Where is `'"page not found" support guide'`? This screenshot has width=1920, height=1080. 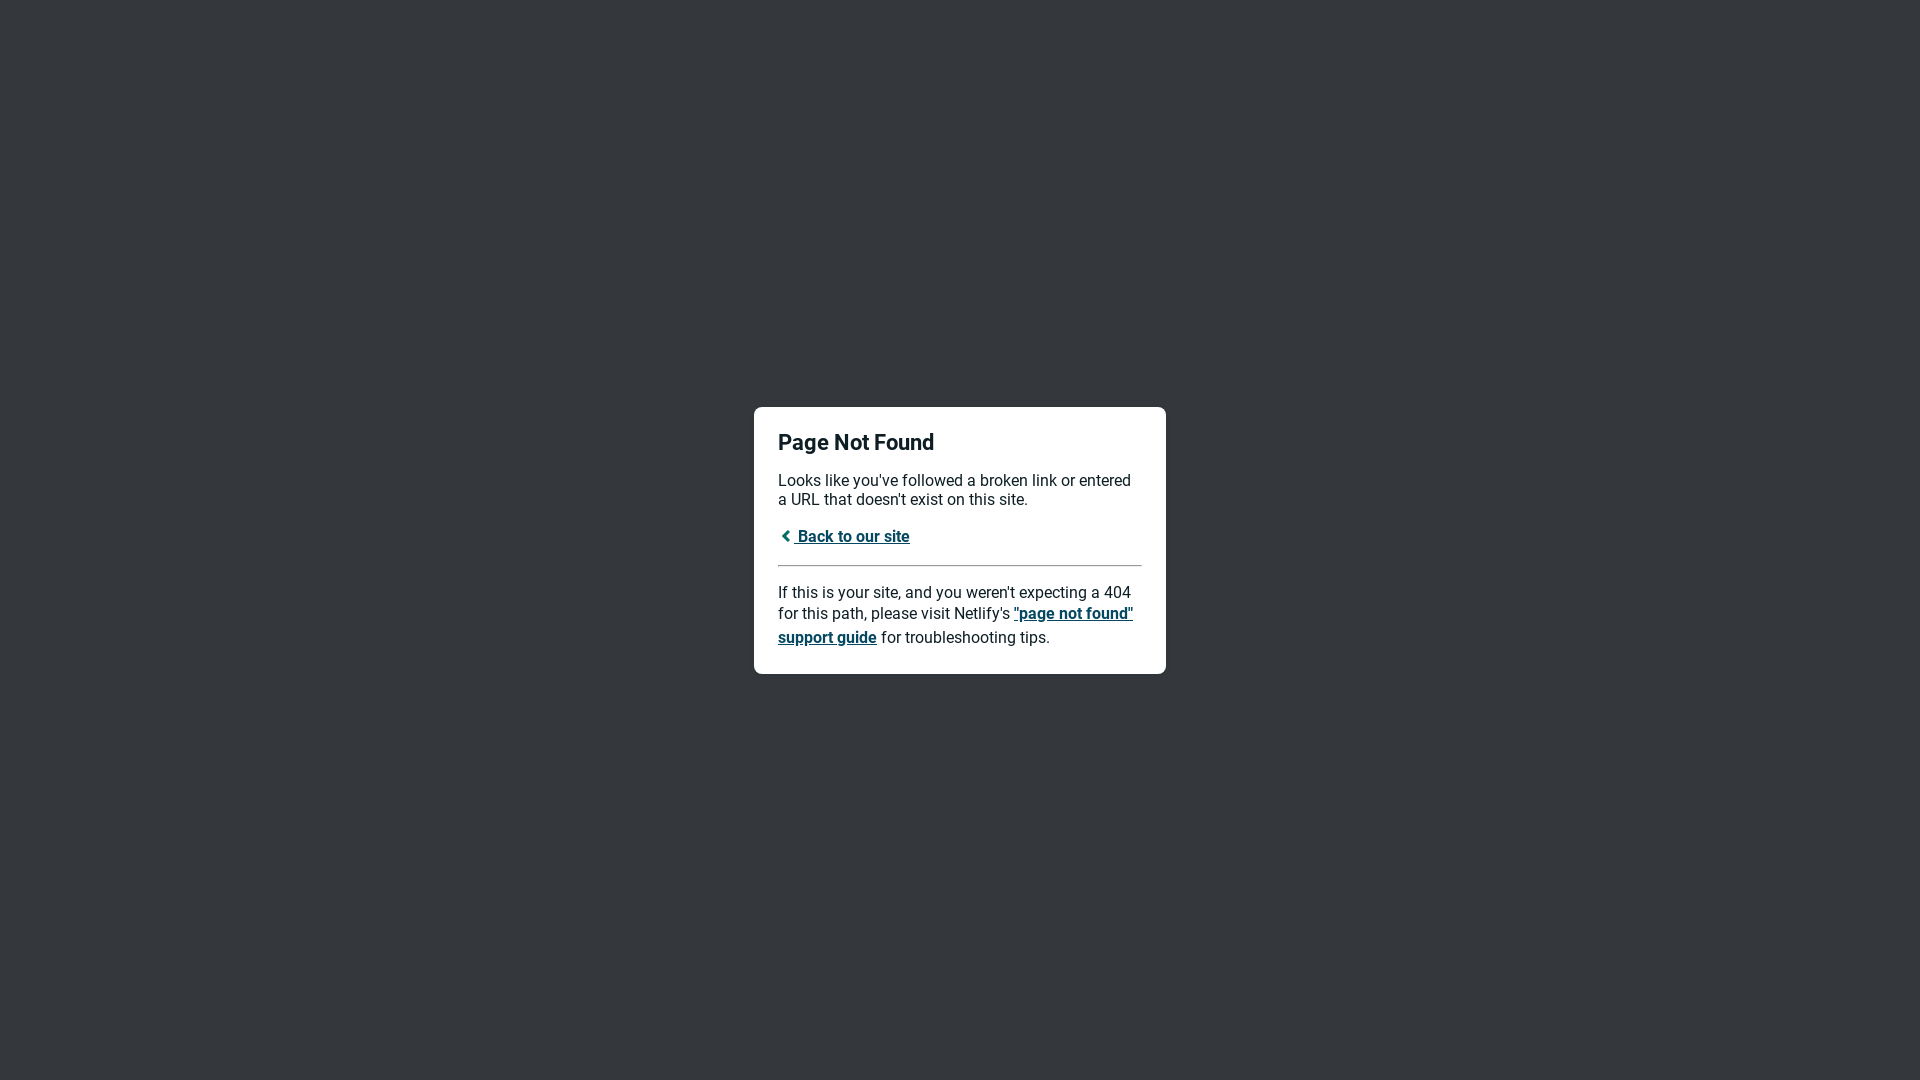 '"page not found" support guide' is located at coordinates (954, 624).